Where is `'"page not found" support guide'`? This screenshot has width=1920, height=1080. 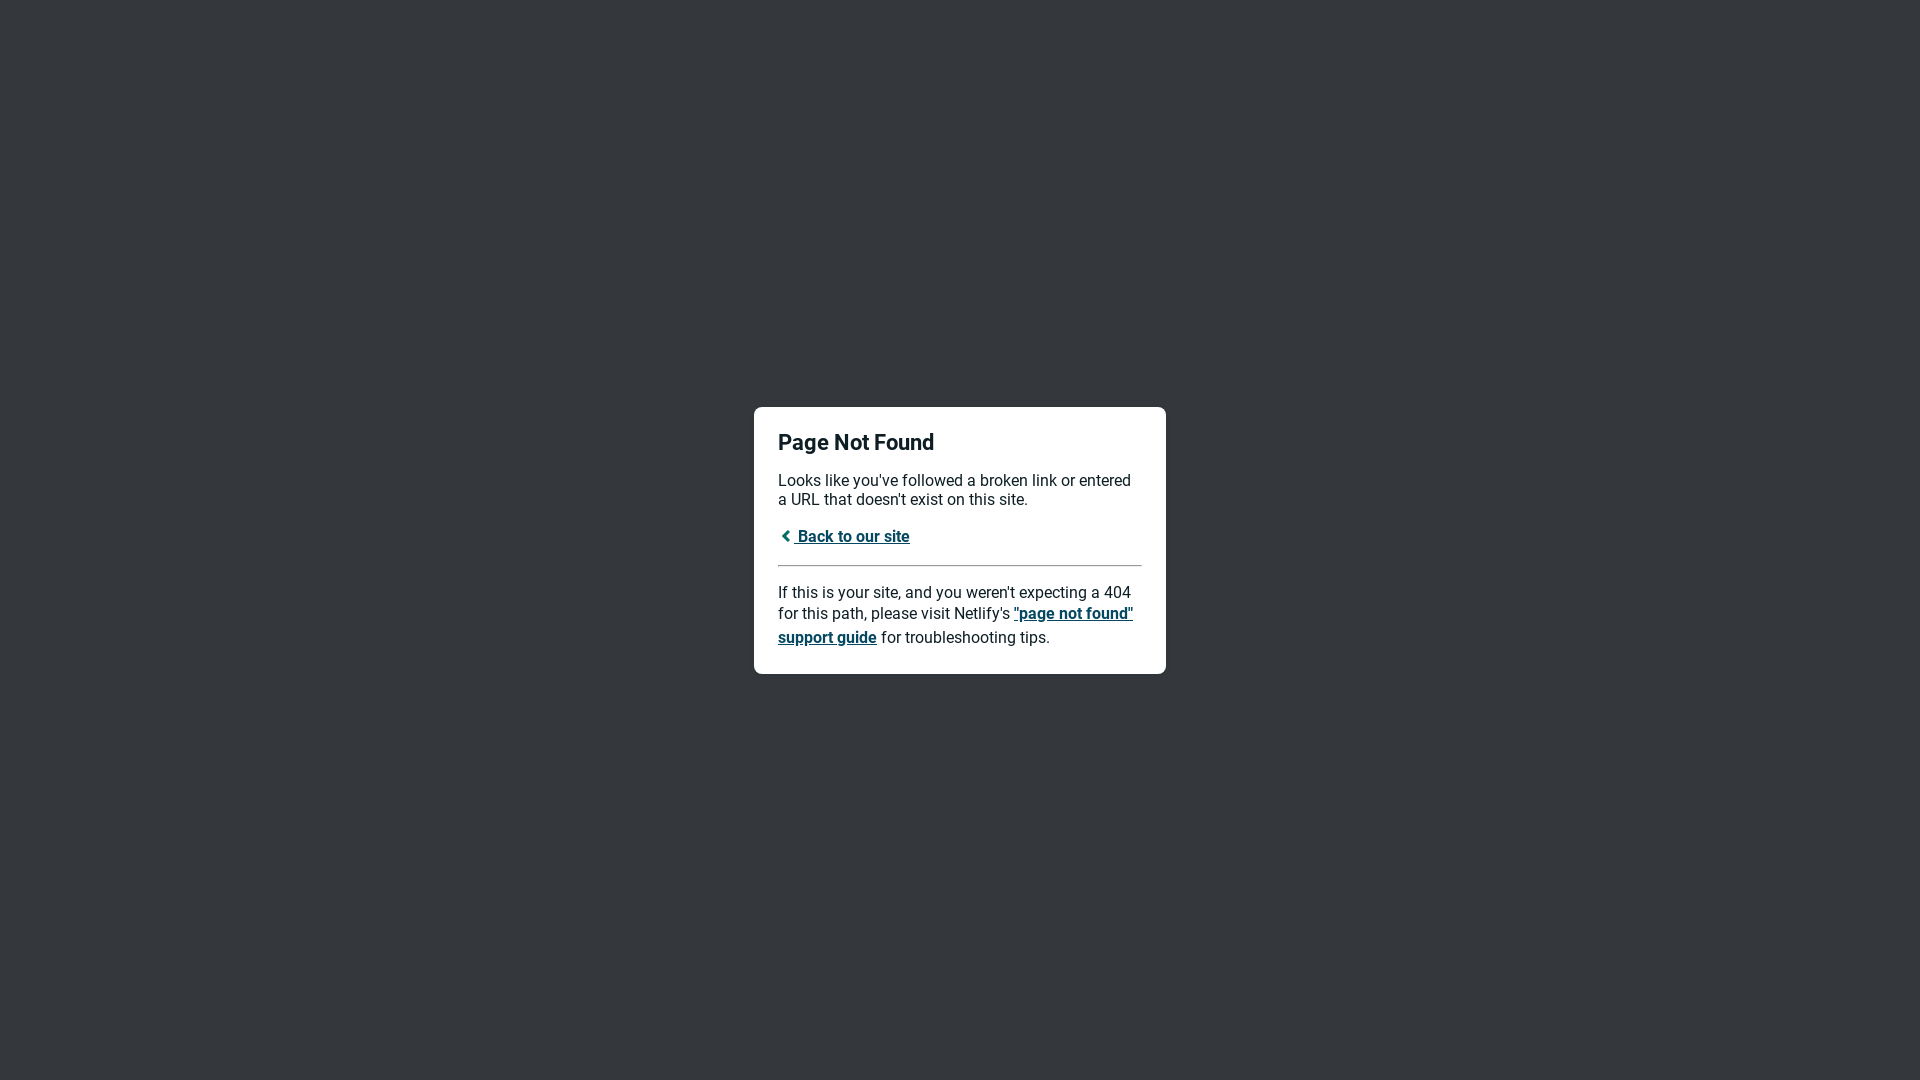 '"page not found" support guide' is located at coordinates (954, 624).